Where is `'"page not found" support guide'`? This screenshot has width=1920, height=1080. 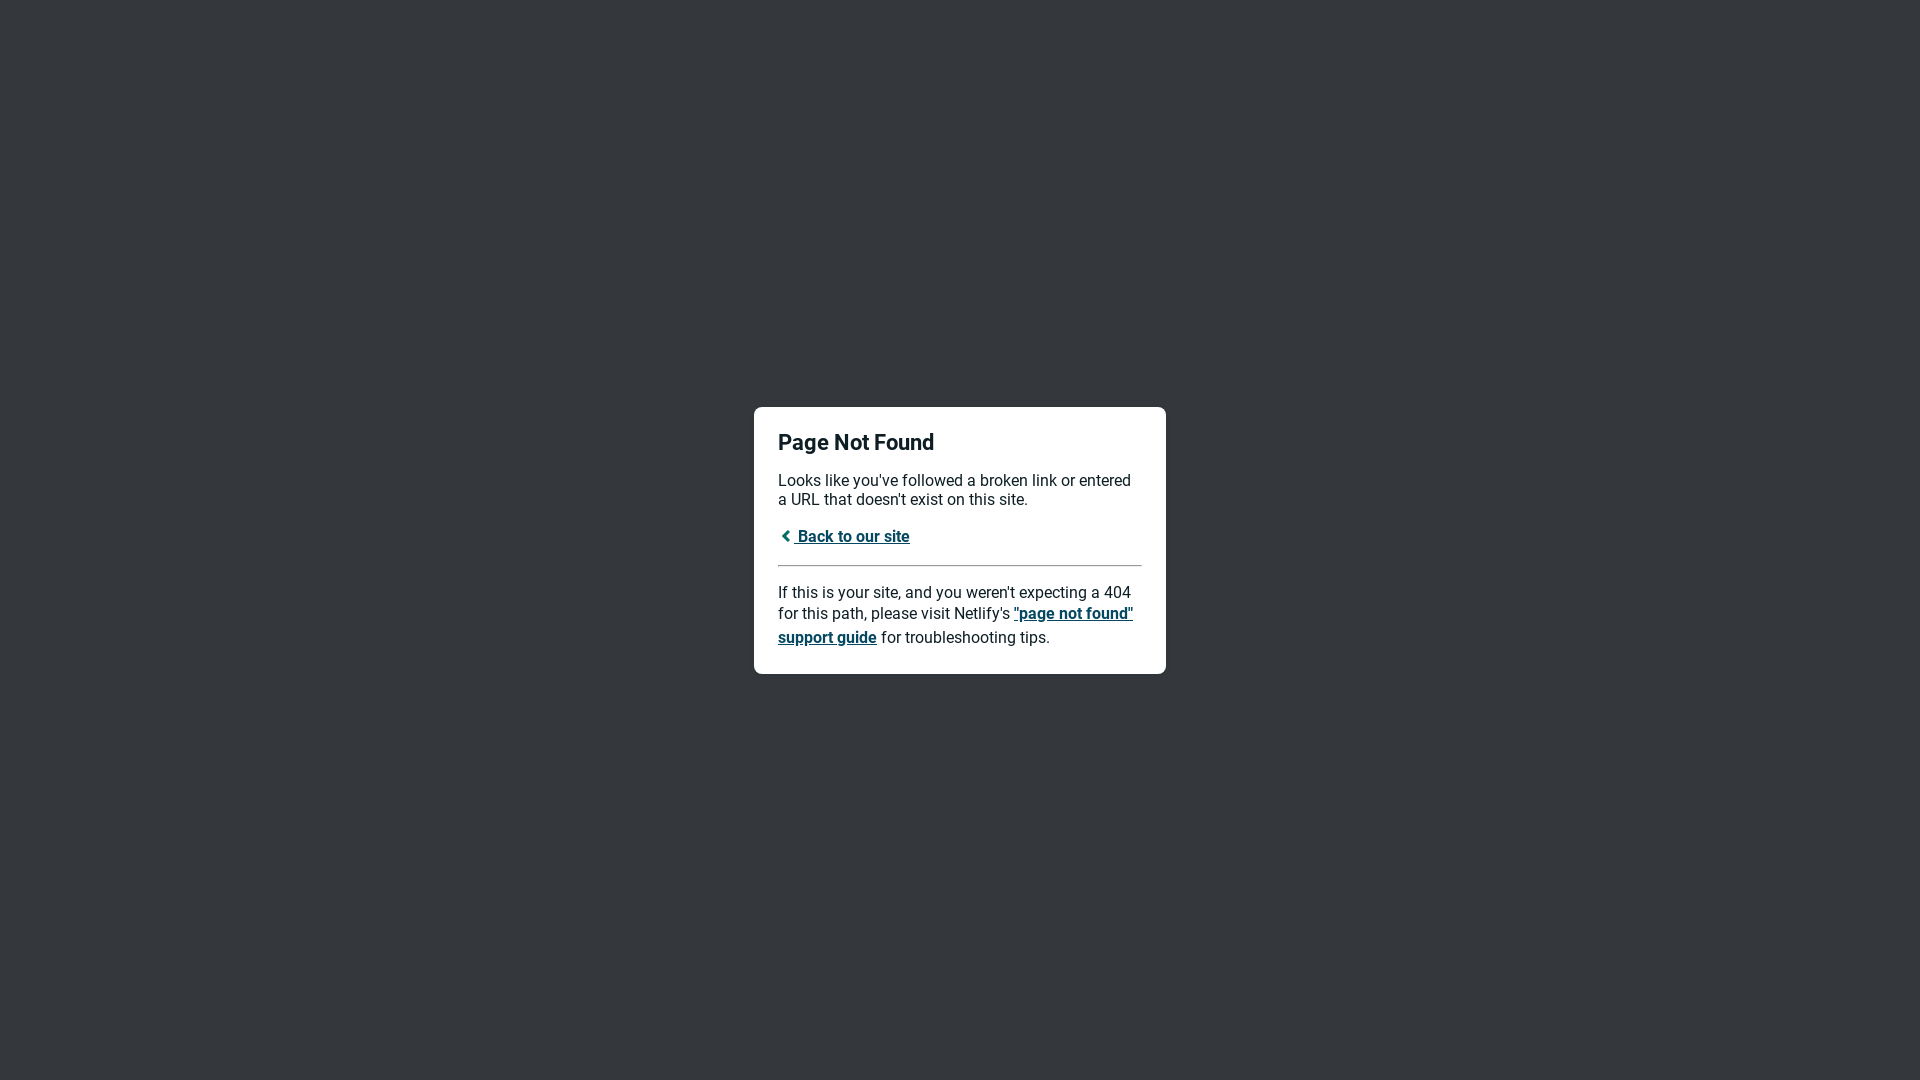 '"page not found" support guide' is located at coordinates (954, 624).